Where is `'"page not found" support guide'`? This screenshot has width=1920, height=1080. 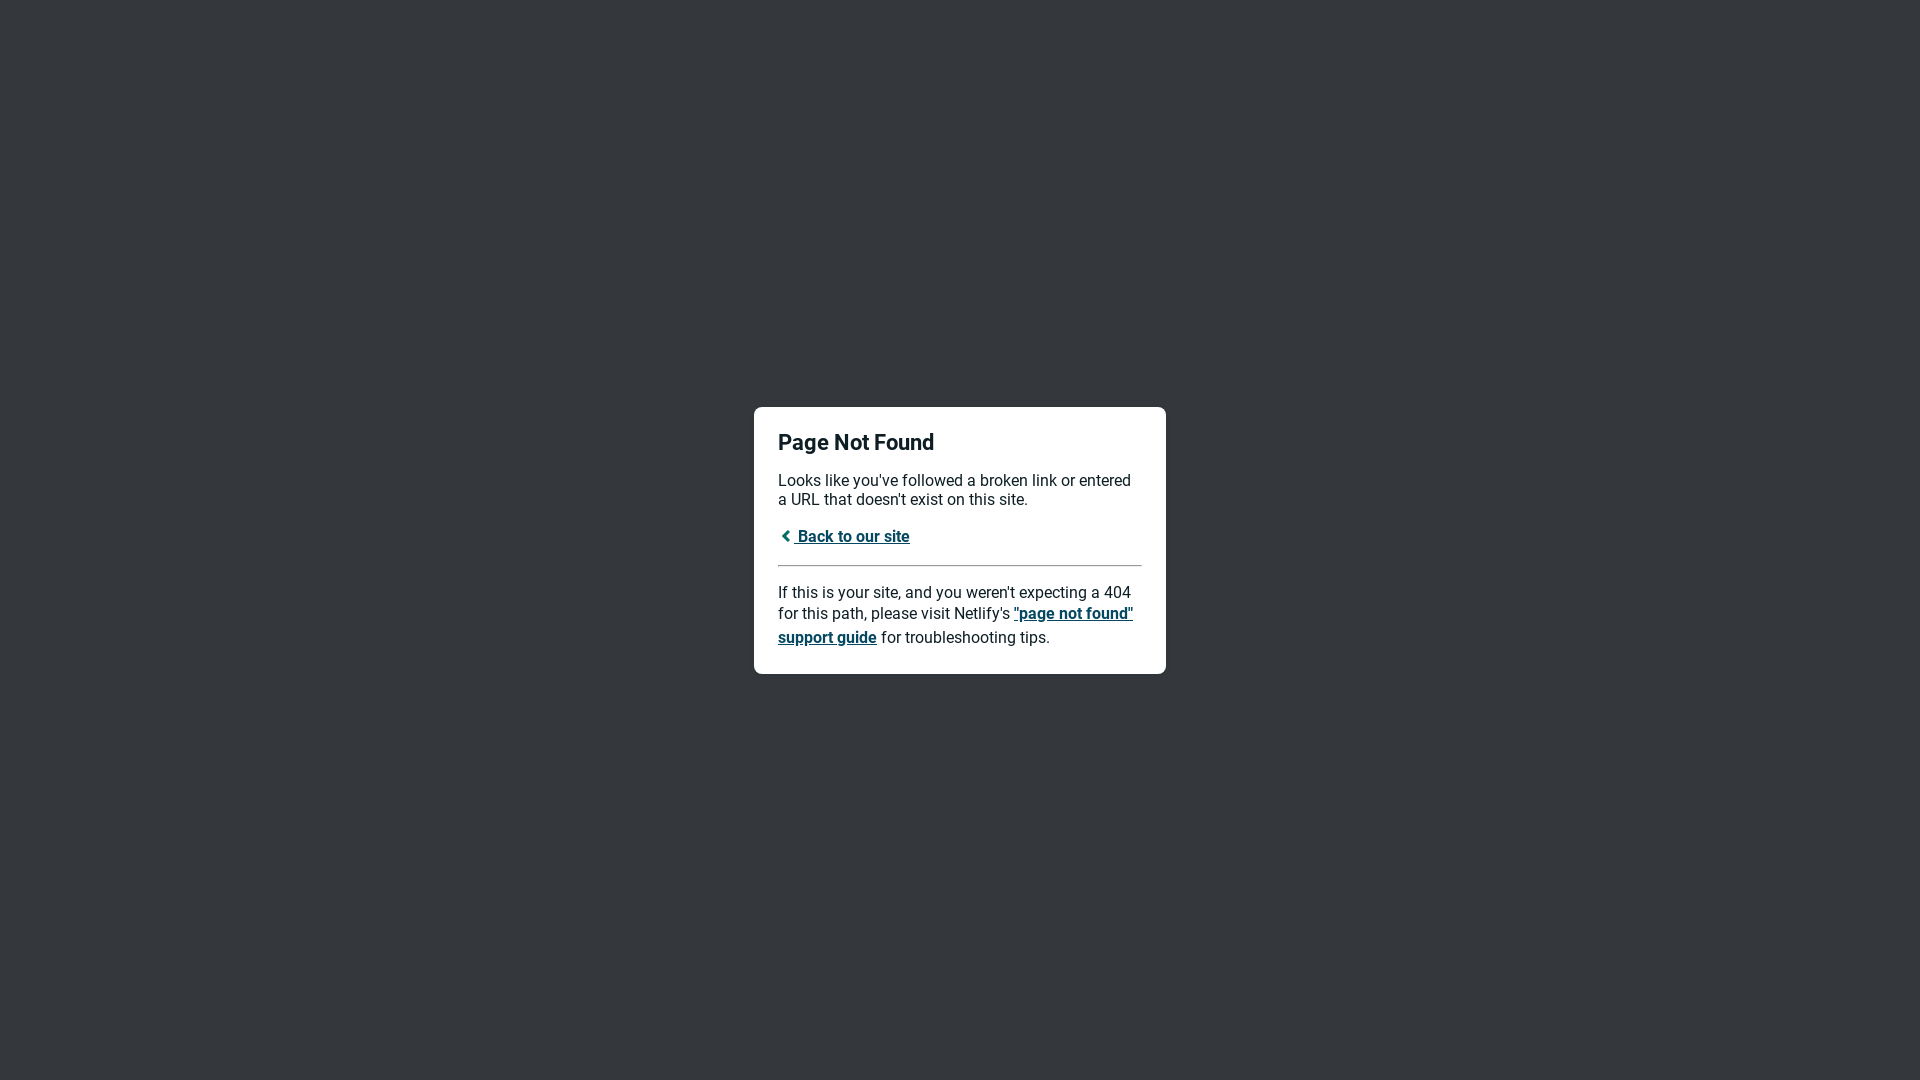 '"page not found" support guide' is located at coordinates (954, 624).